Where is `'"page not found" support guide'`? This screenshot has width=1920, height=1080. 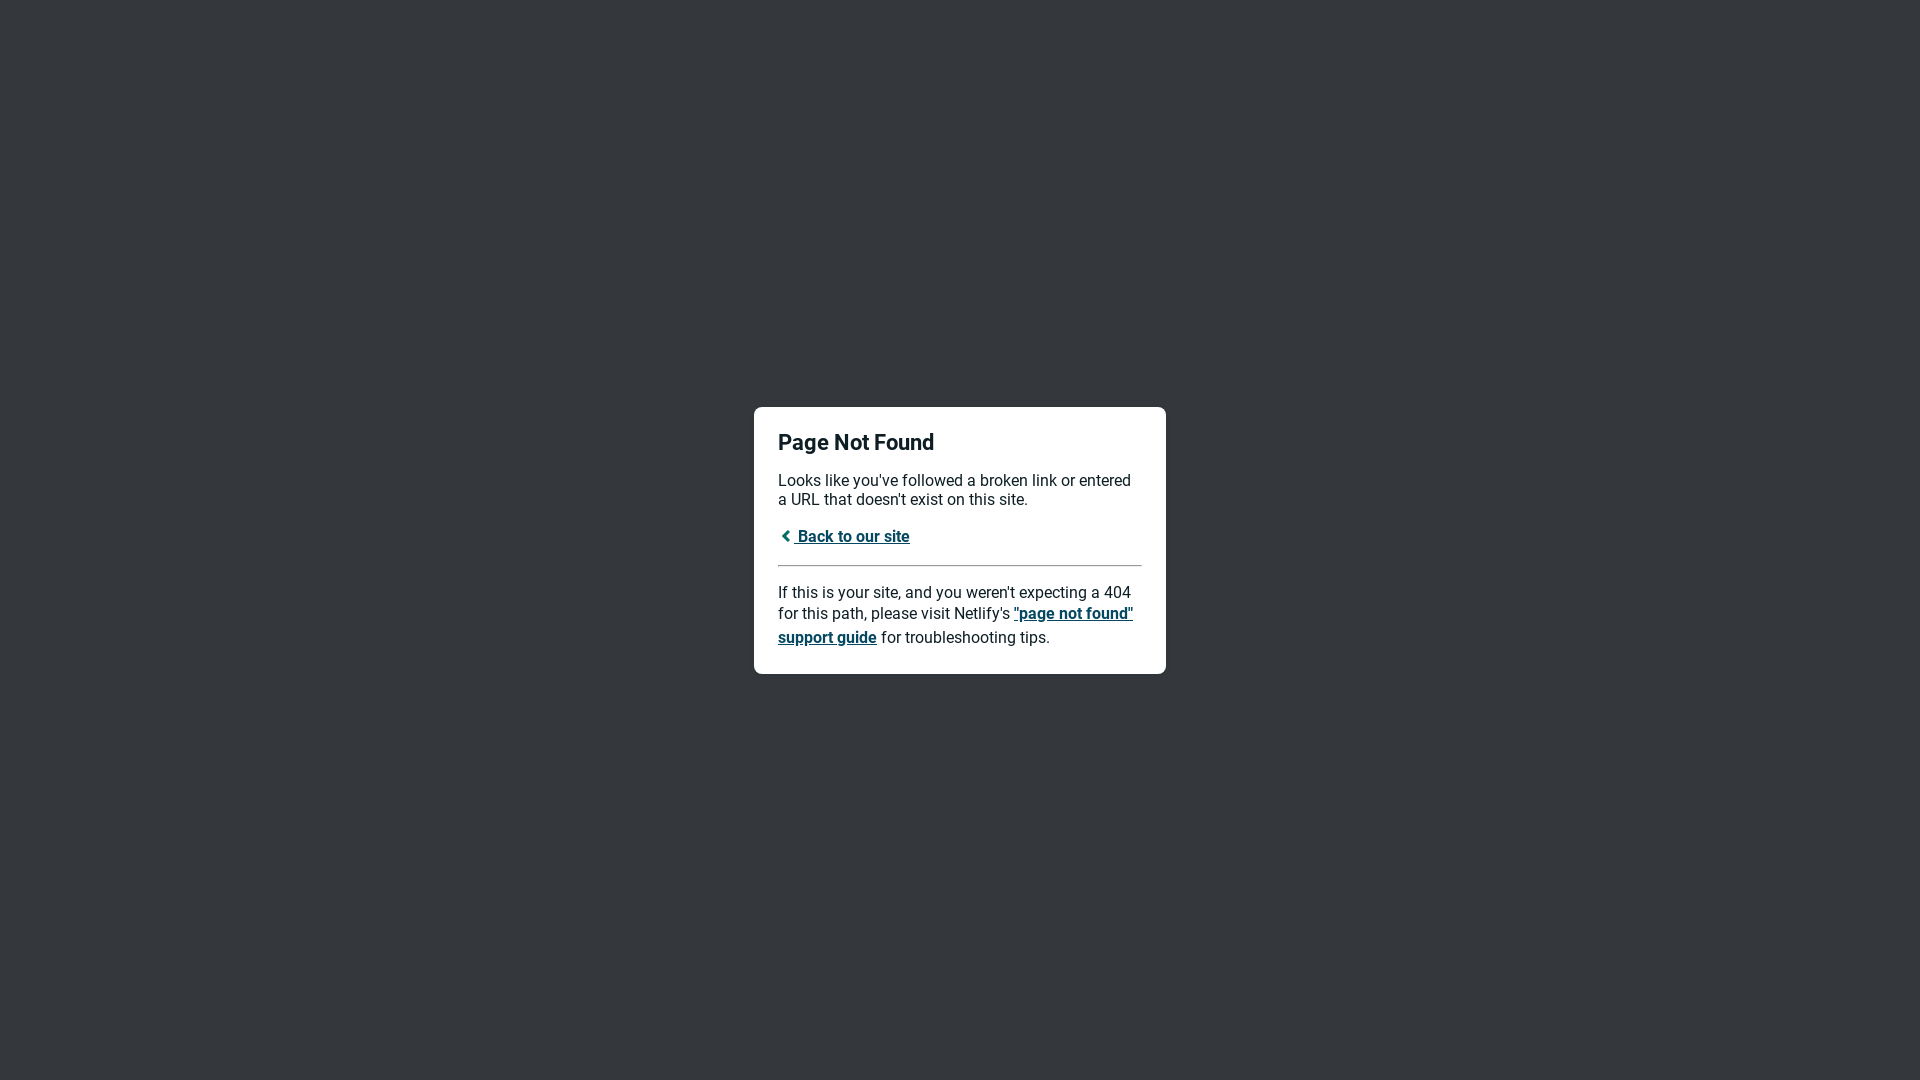 '"page not found" support guide' is located at coordinates (954, 624).